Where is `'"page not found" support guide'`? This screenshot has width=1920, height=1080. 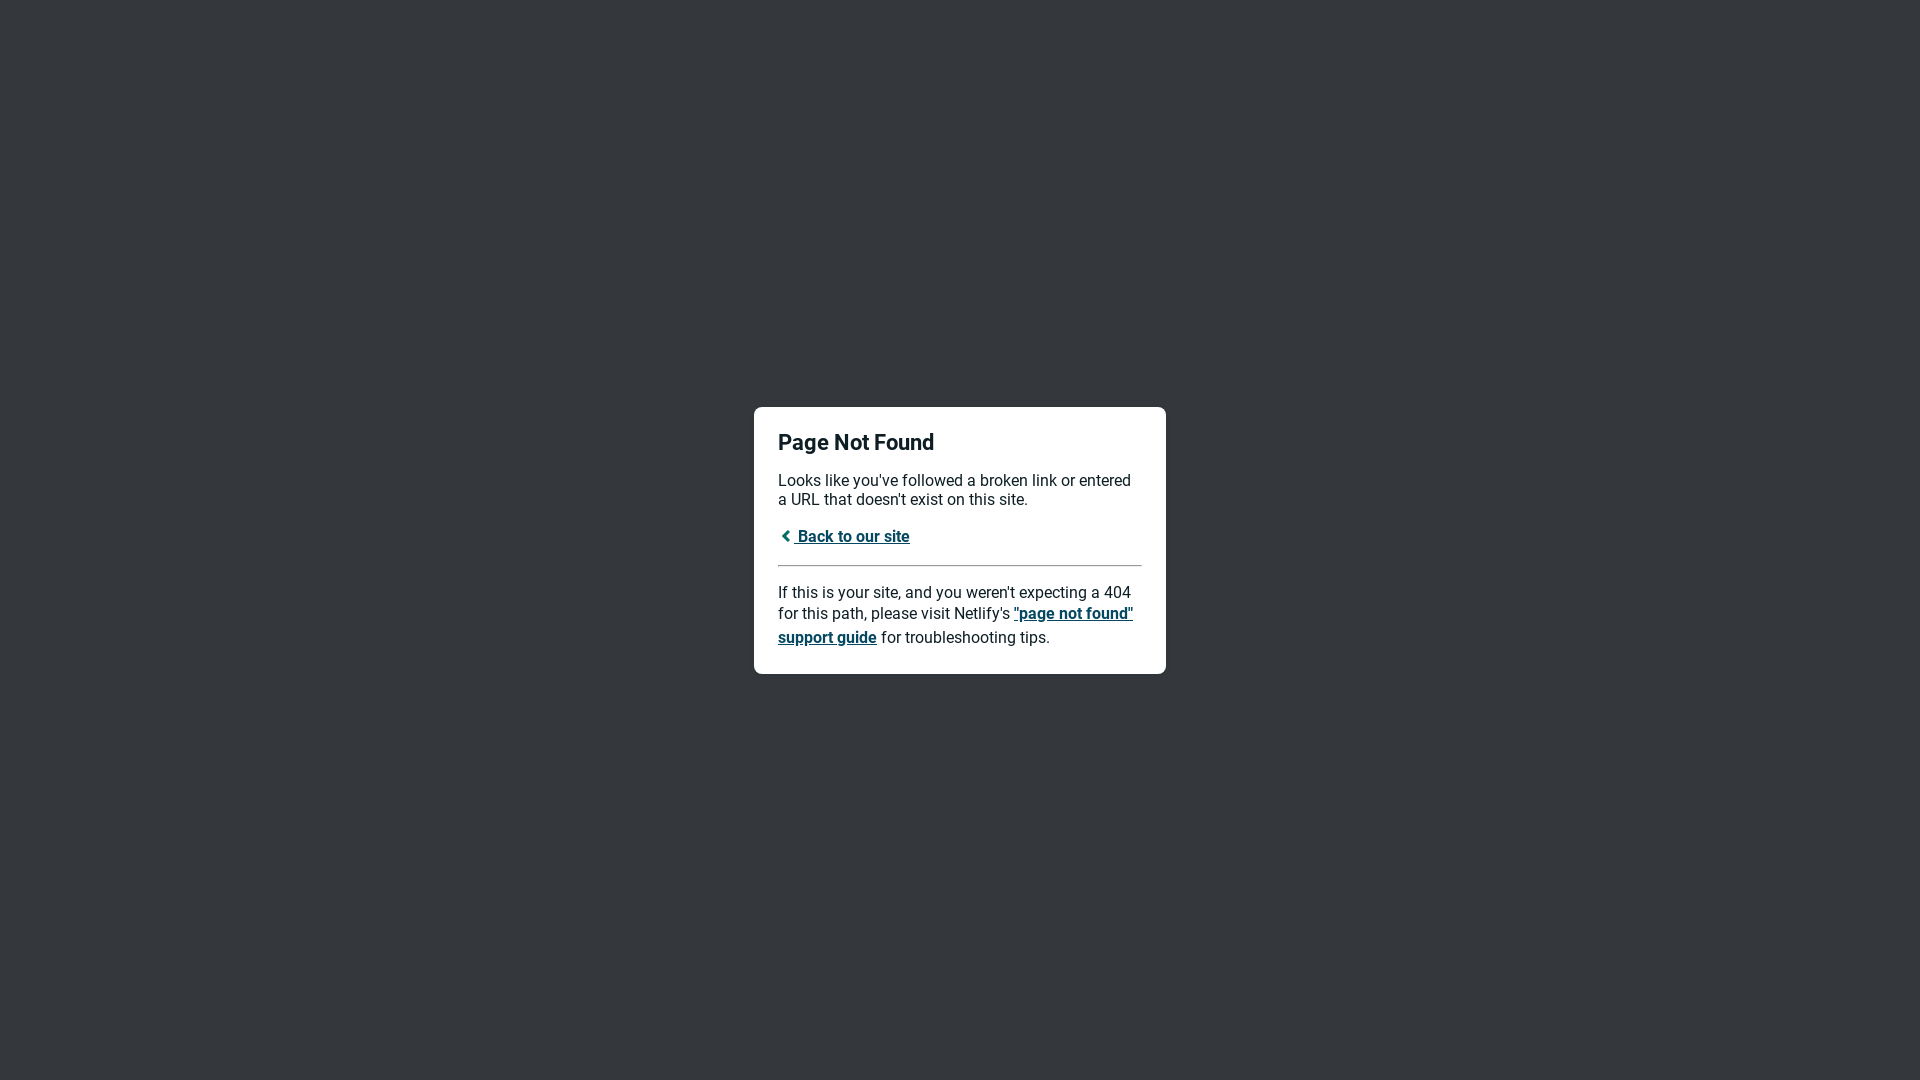 '"page not found" support guide' is located at coordinates (954, 624).